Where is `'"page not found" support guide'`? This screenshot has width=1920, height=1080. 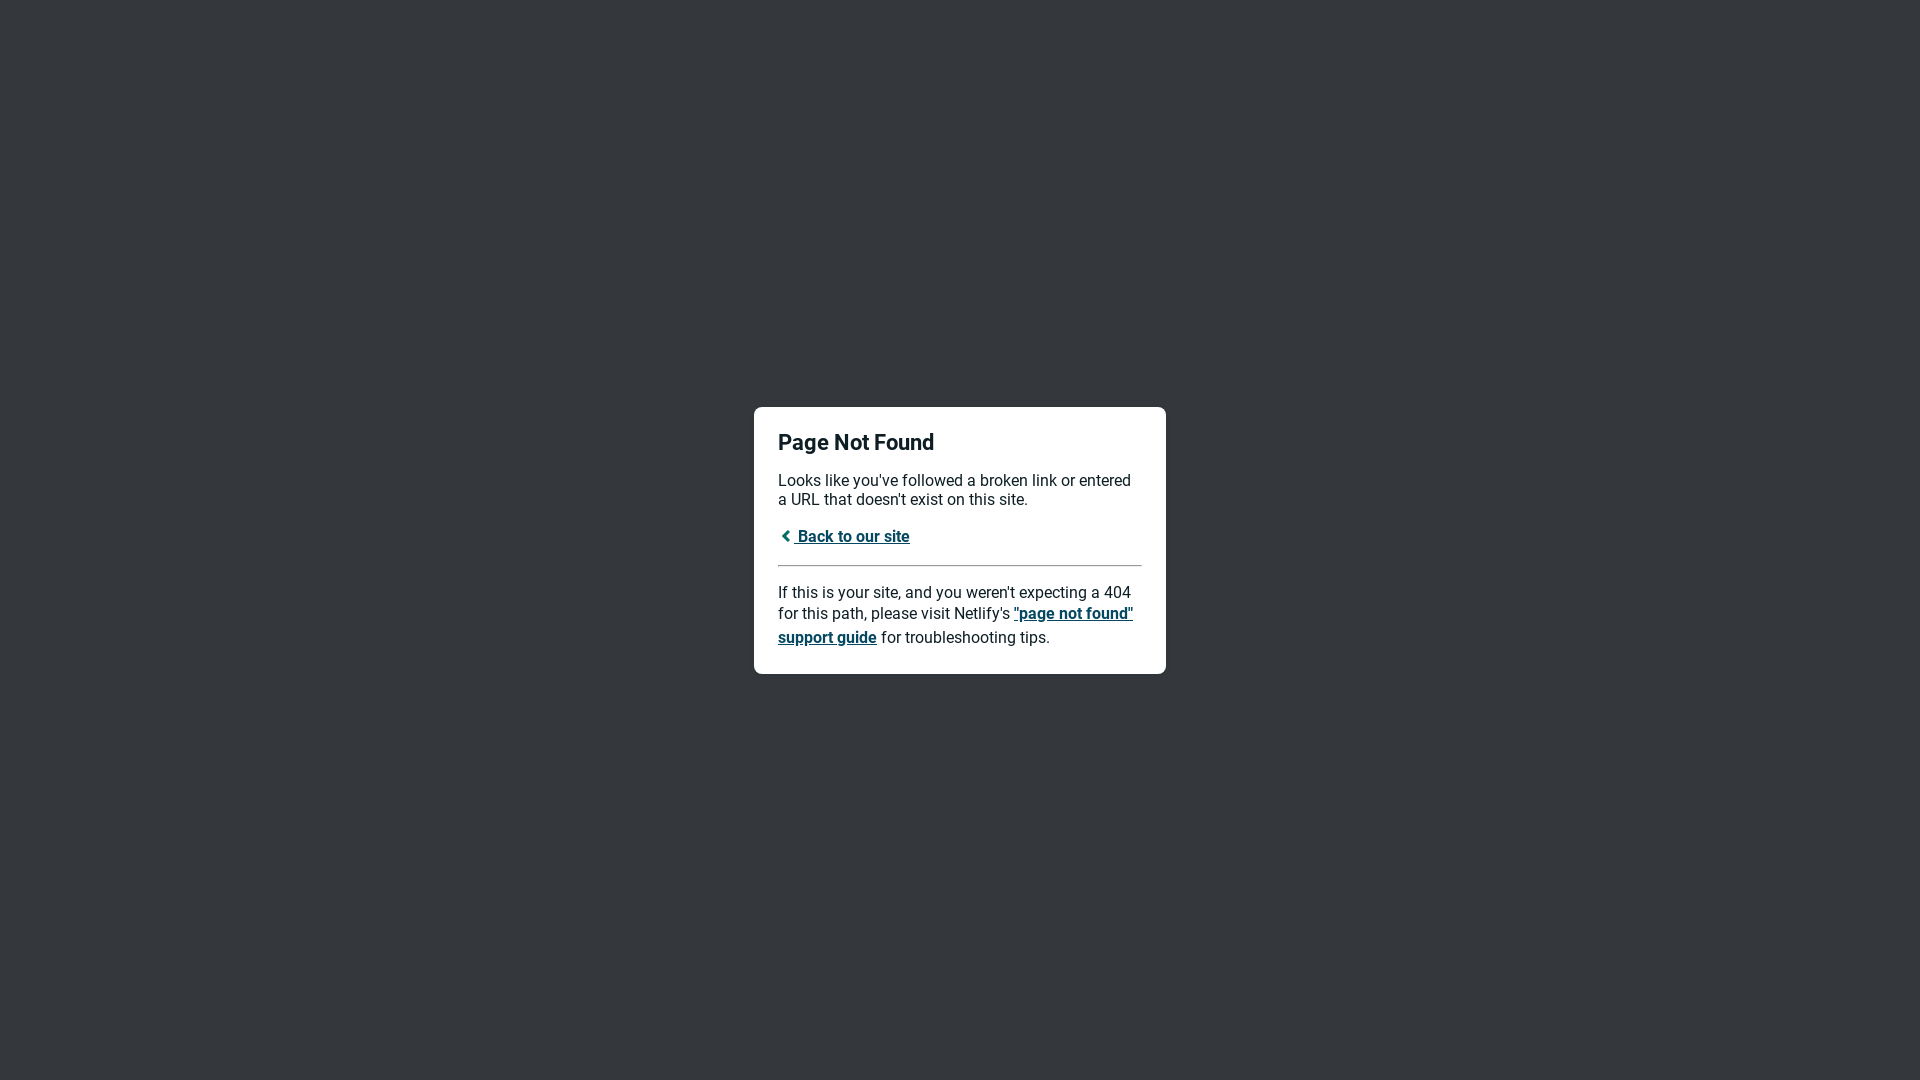 '"page not found" support guide' is located at coordinates (954, 624).